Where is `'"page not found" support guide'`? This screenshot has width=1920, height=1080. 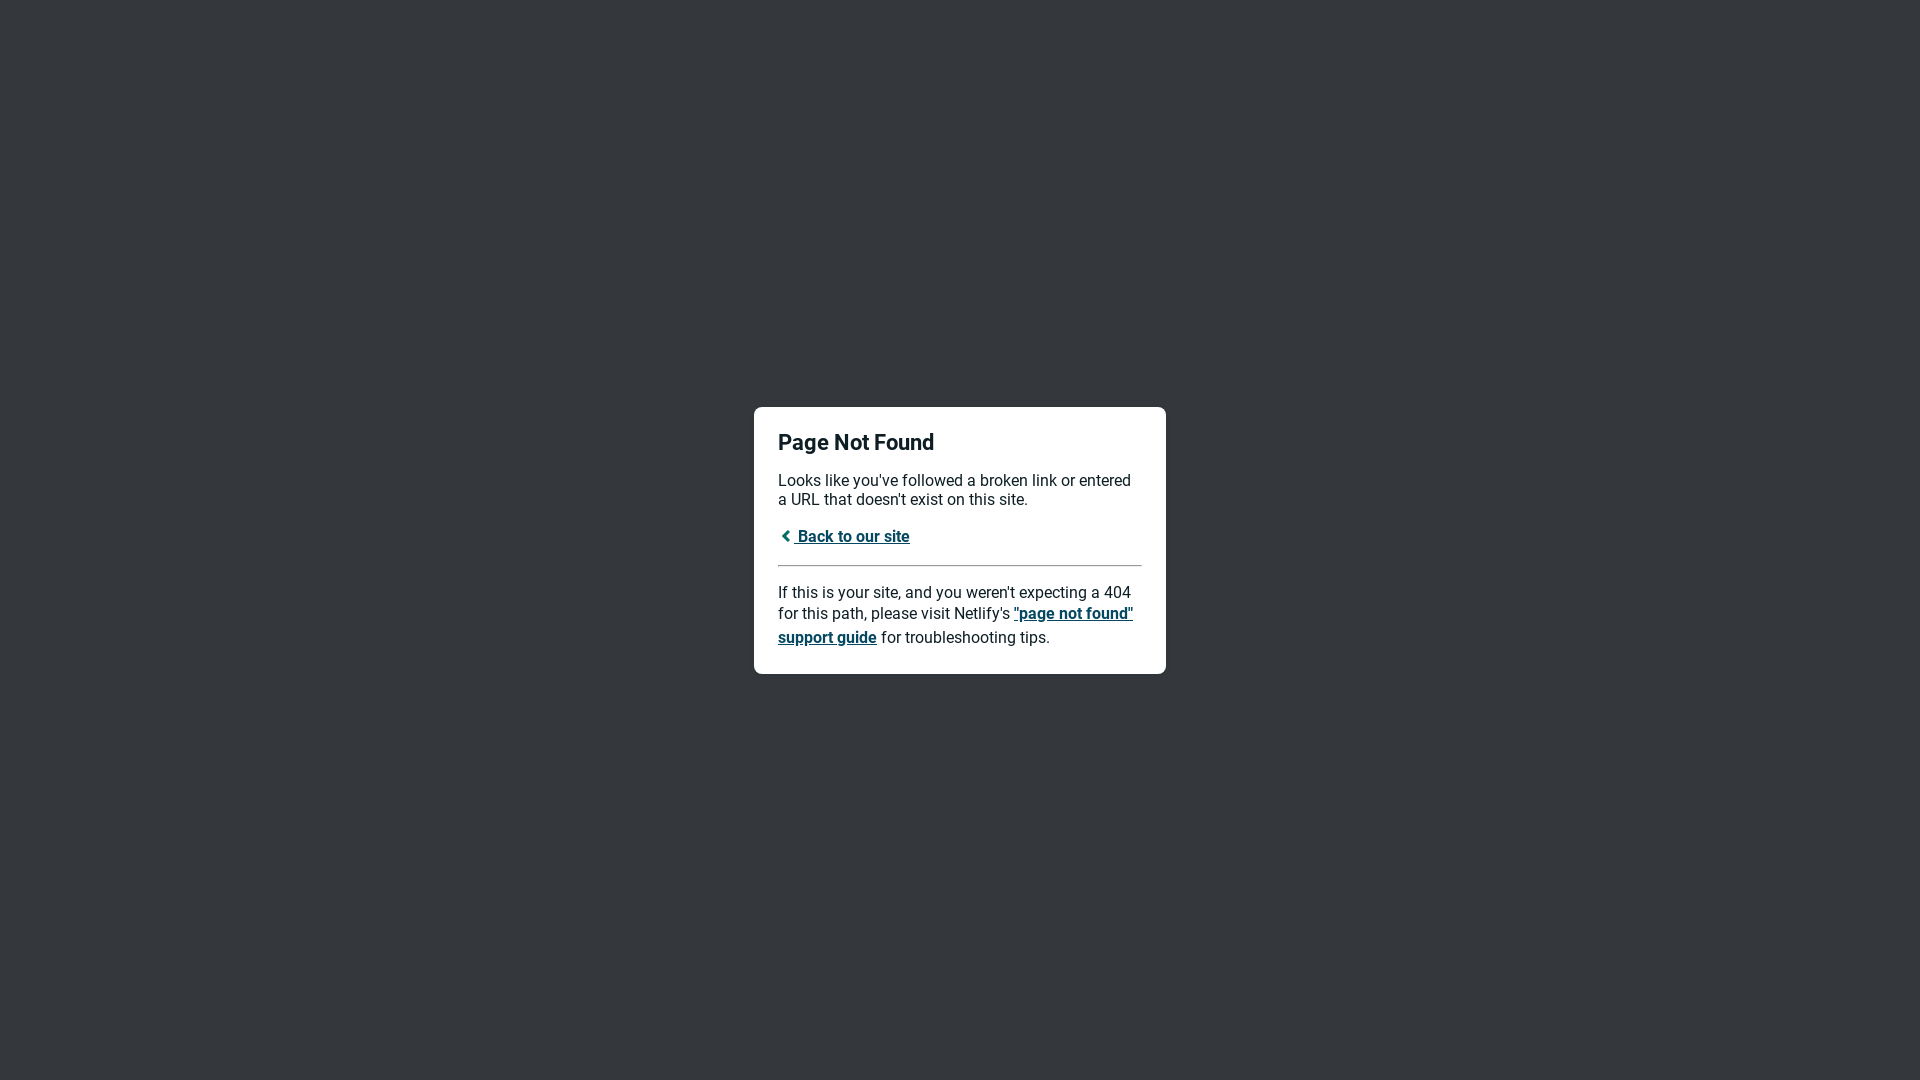 '"page not found" support guide' is located at coordinates (954, 624).